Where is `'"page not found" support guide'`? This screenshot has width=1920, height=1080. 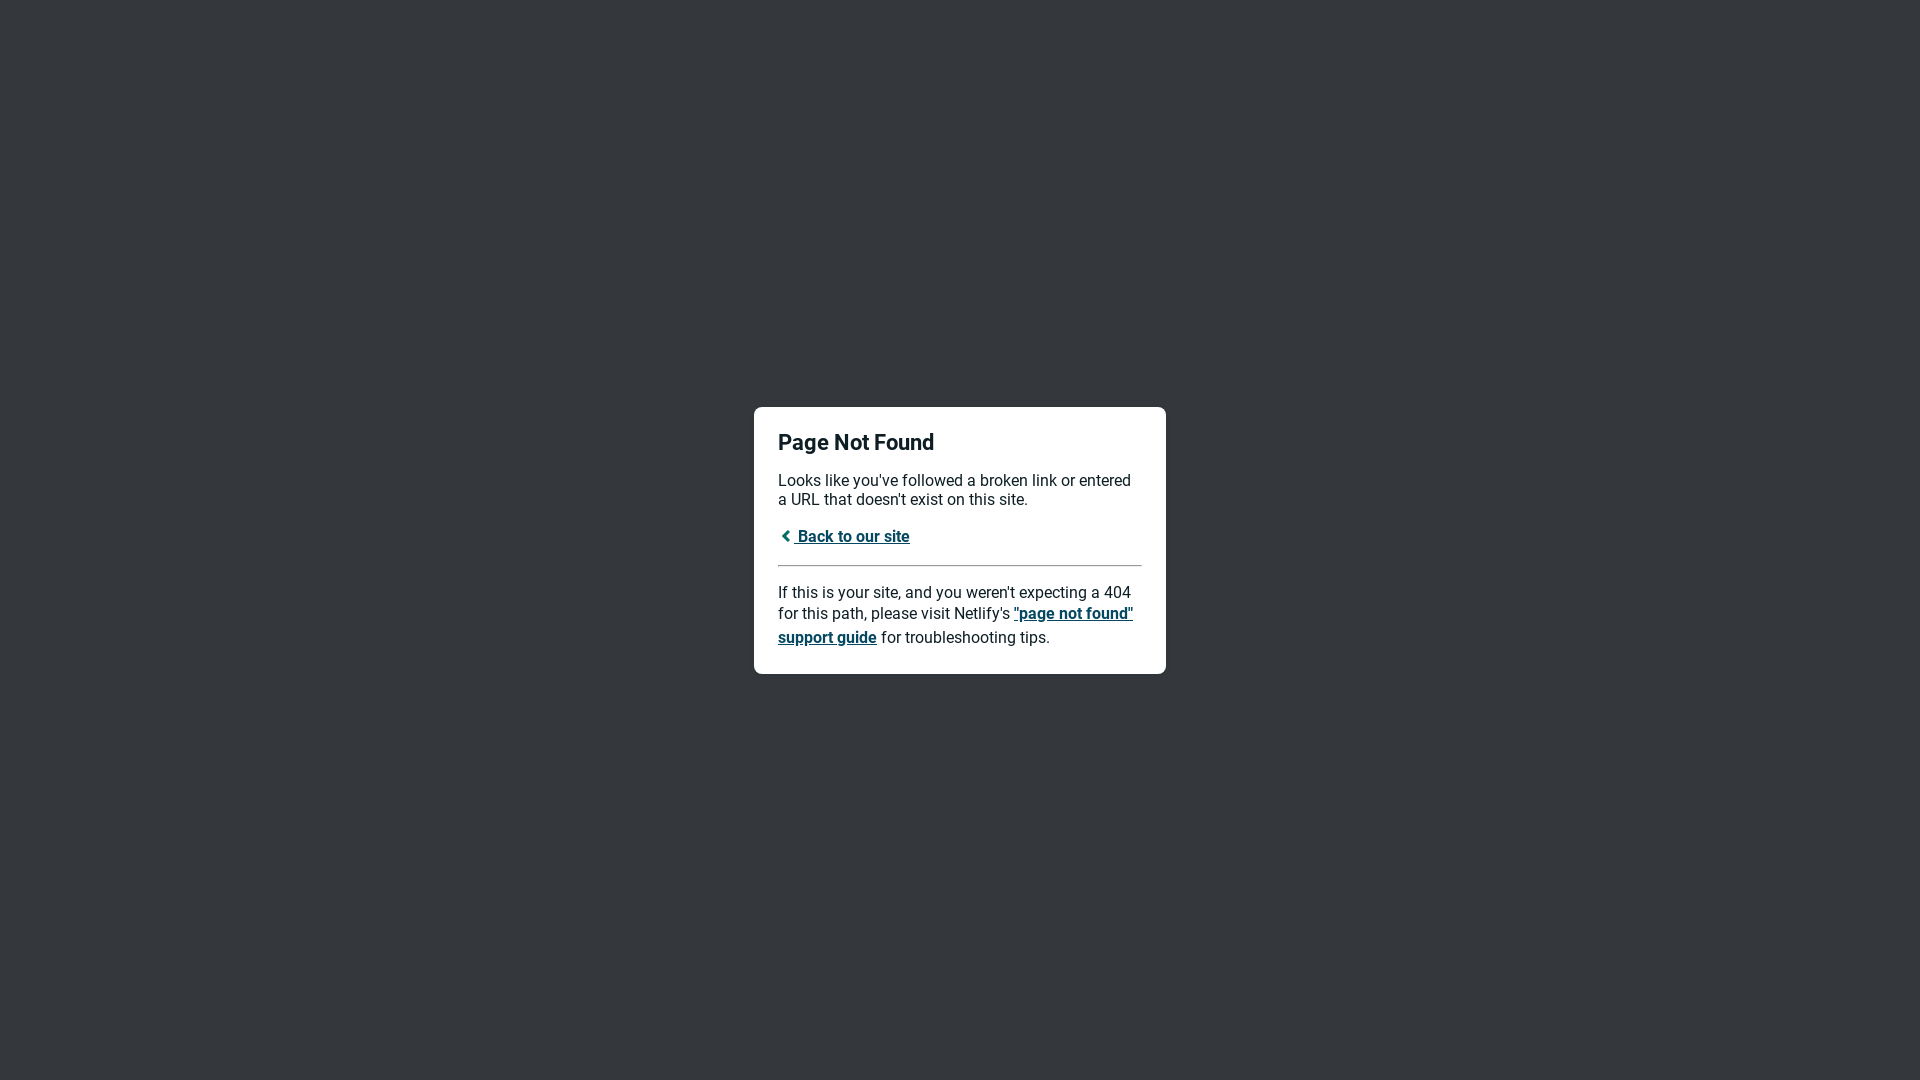 '"page not found" support guide' is located at coordinates (954, 624).